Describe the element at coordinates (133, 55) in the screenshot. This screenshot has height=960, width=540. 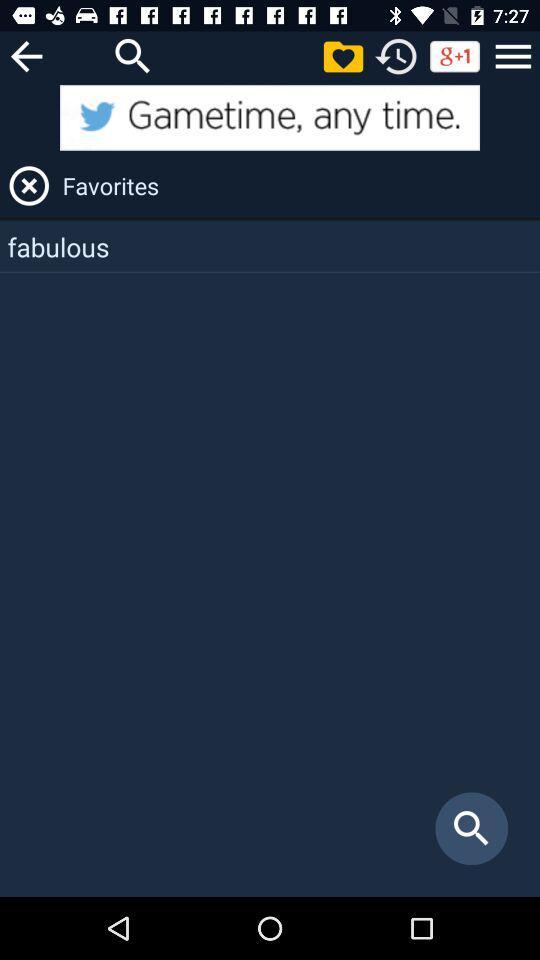
I see `the search icon` at that location.